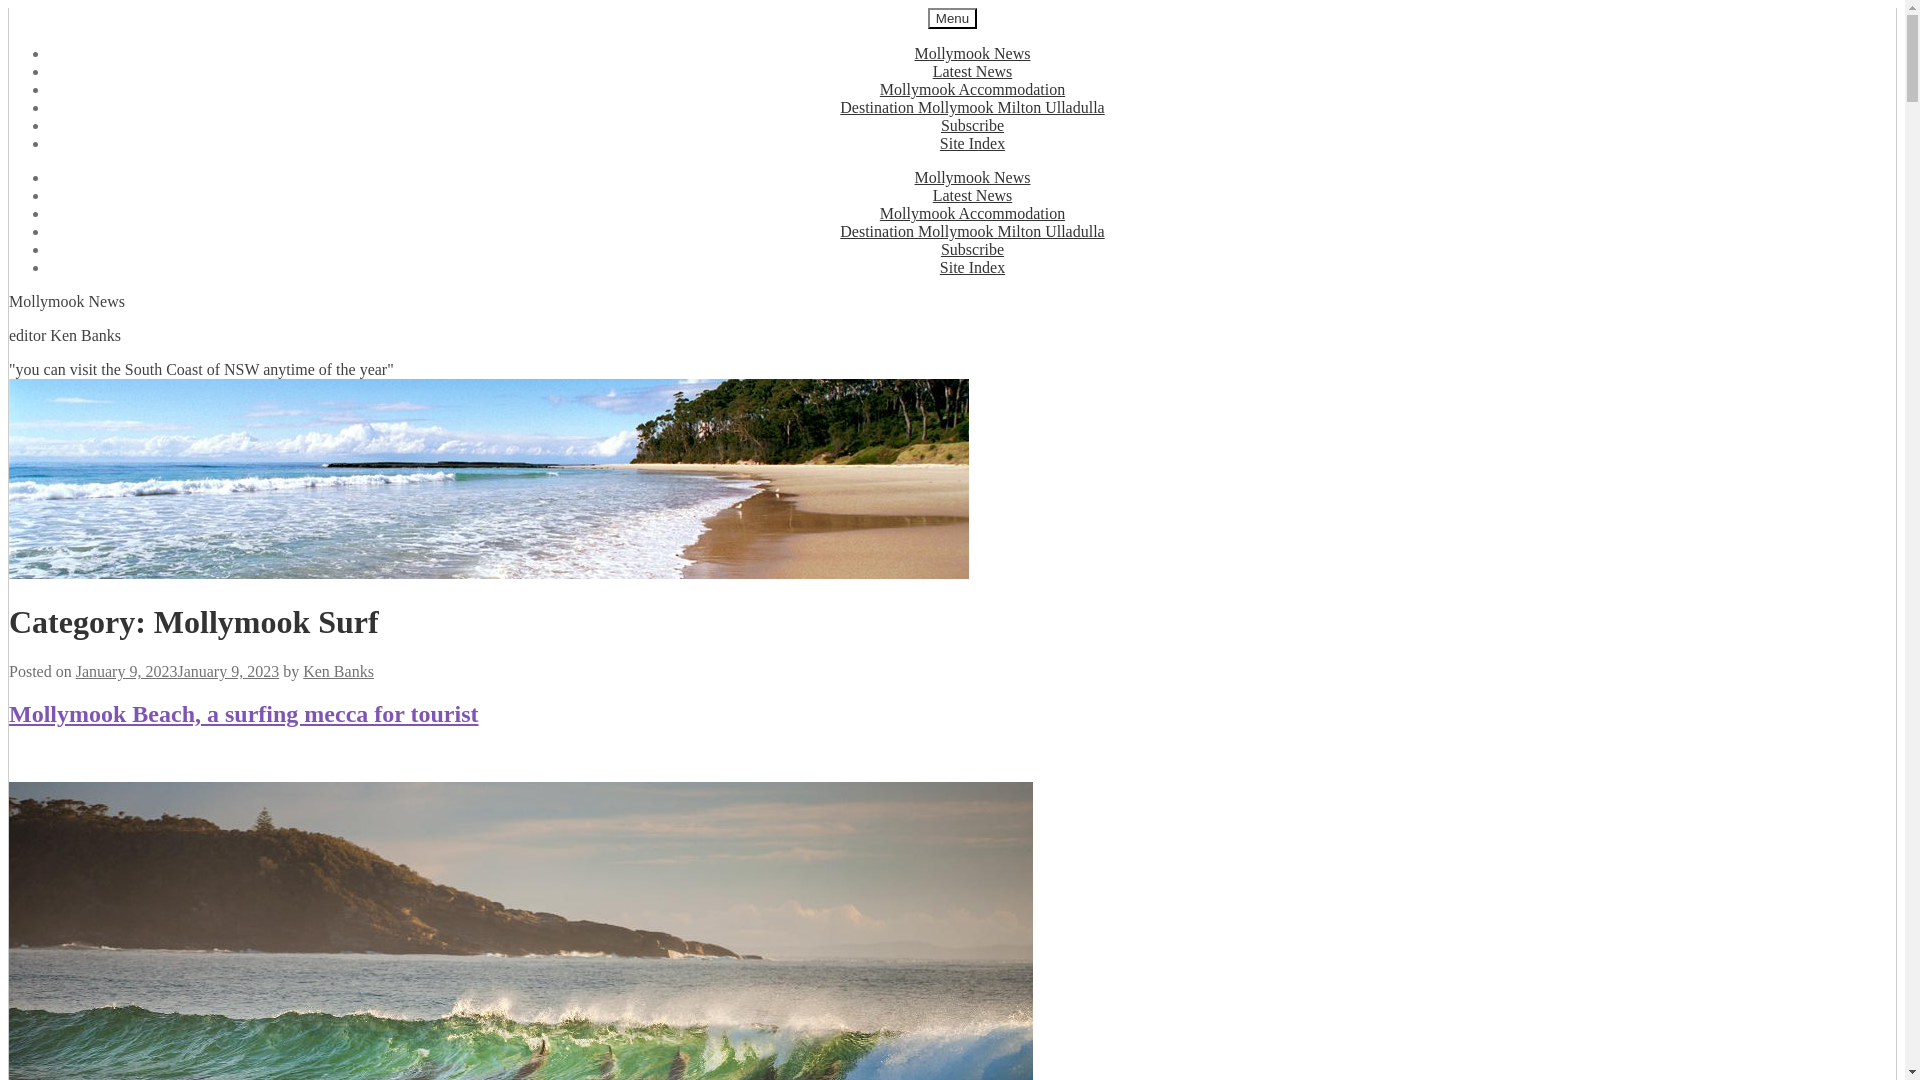  I want to click on 'Site Index', so click(972, 266).